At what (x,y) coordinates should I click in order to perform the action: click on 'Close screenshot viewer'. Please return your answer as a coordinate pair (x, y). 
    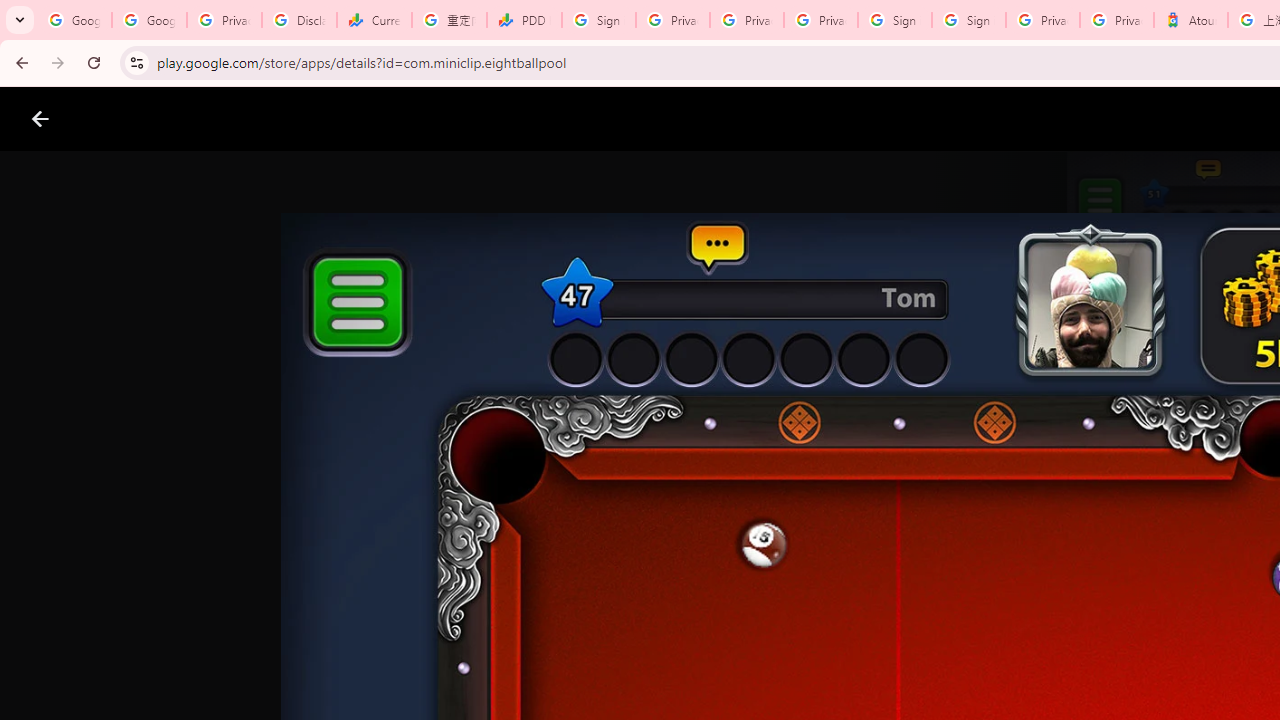
    Looking at the image, I should click on (39, 119).